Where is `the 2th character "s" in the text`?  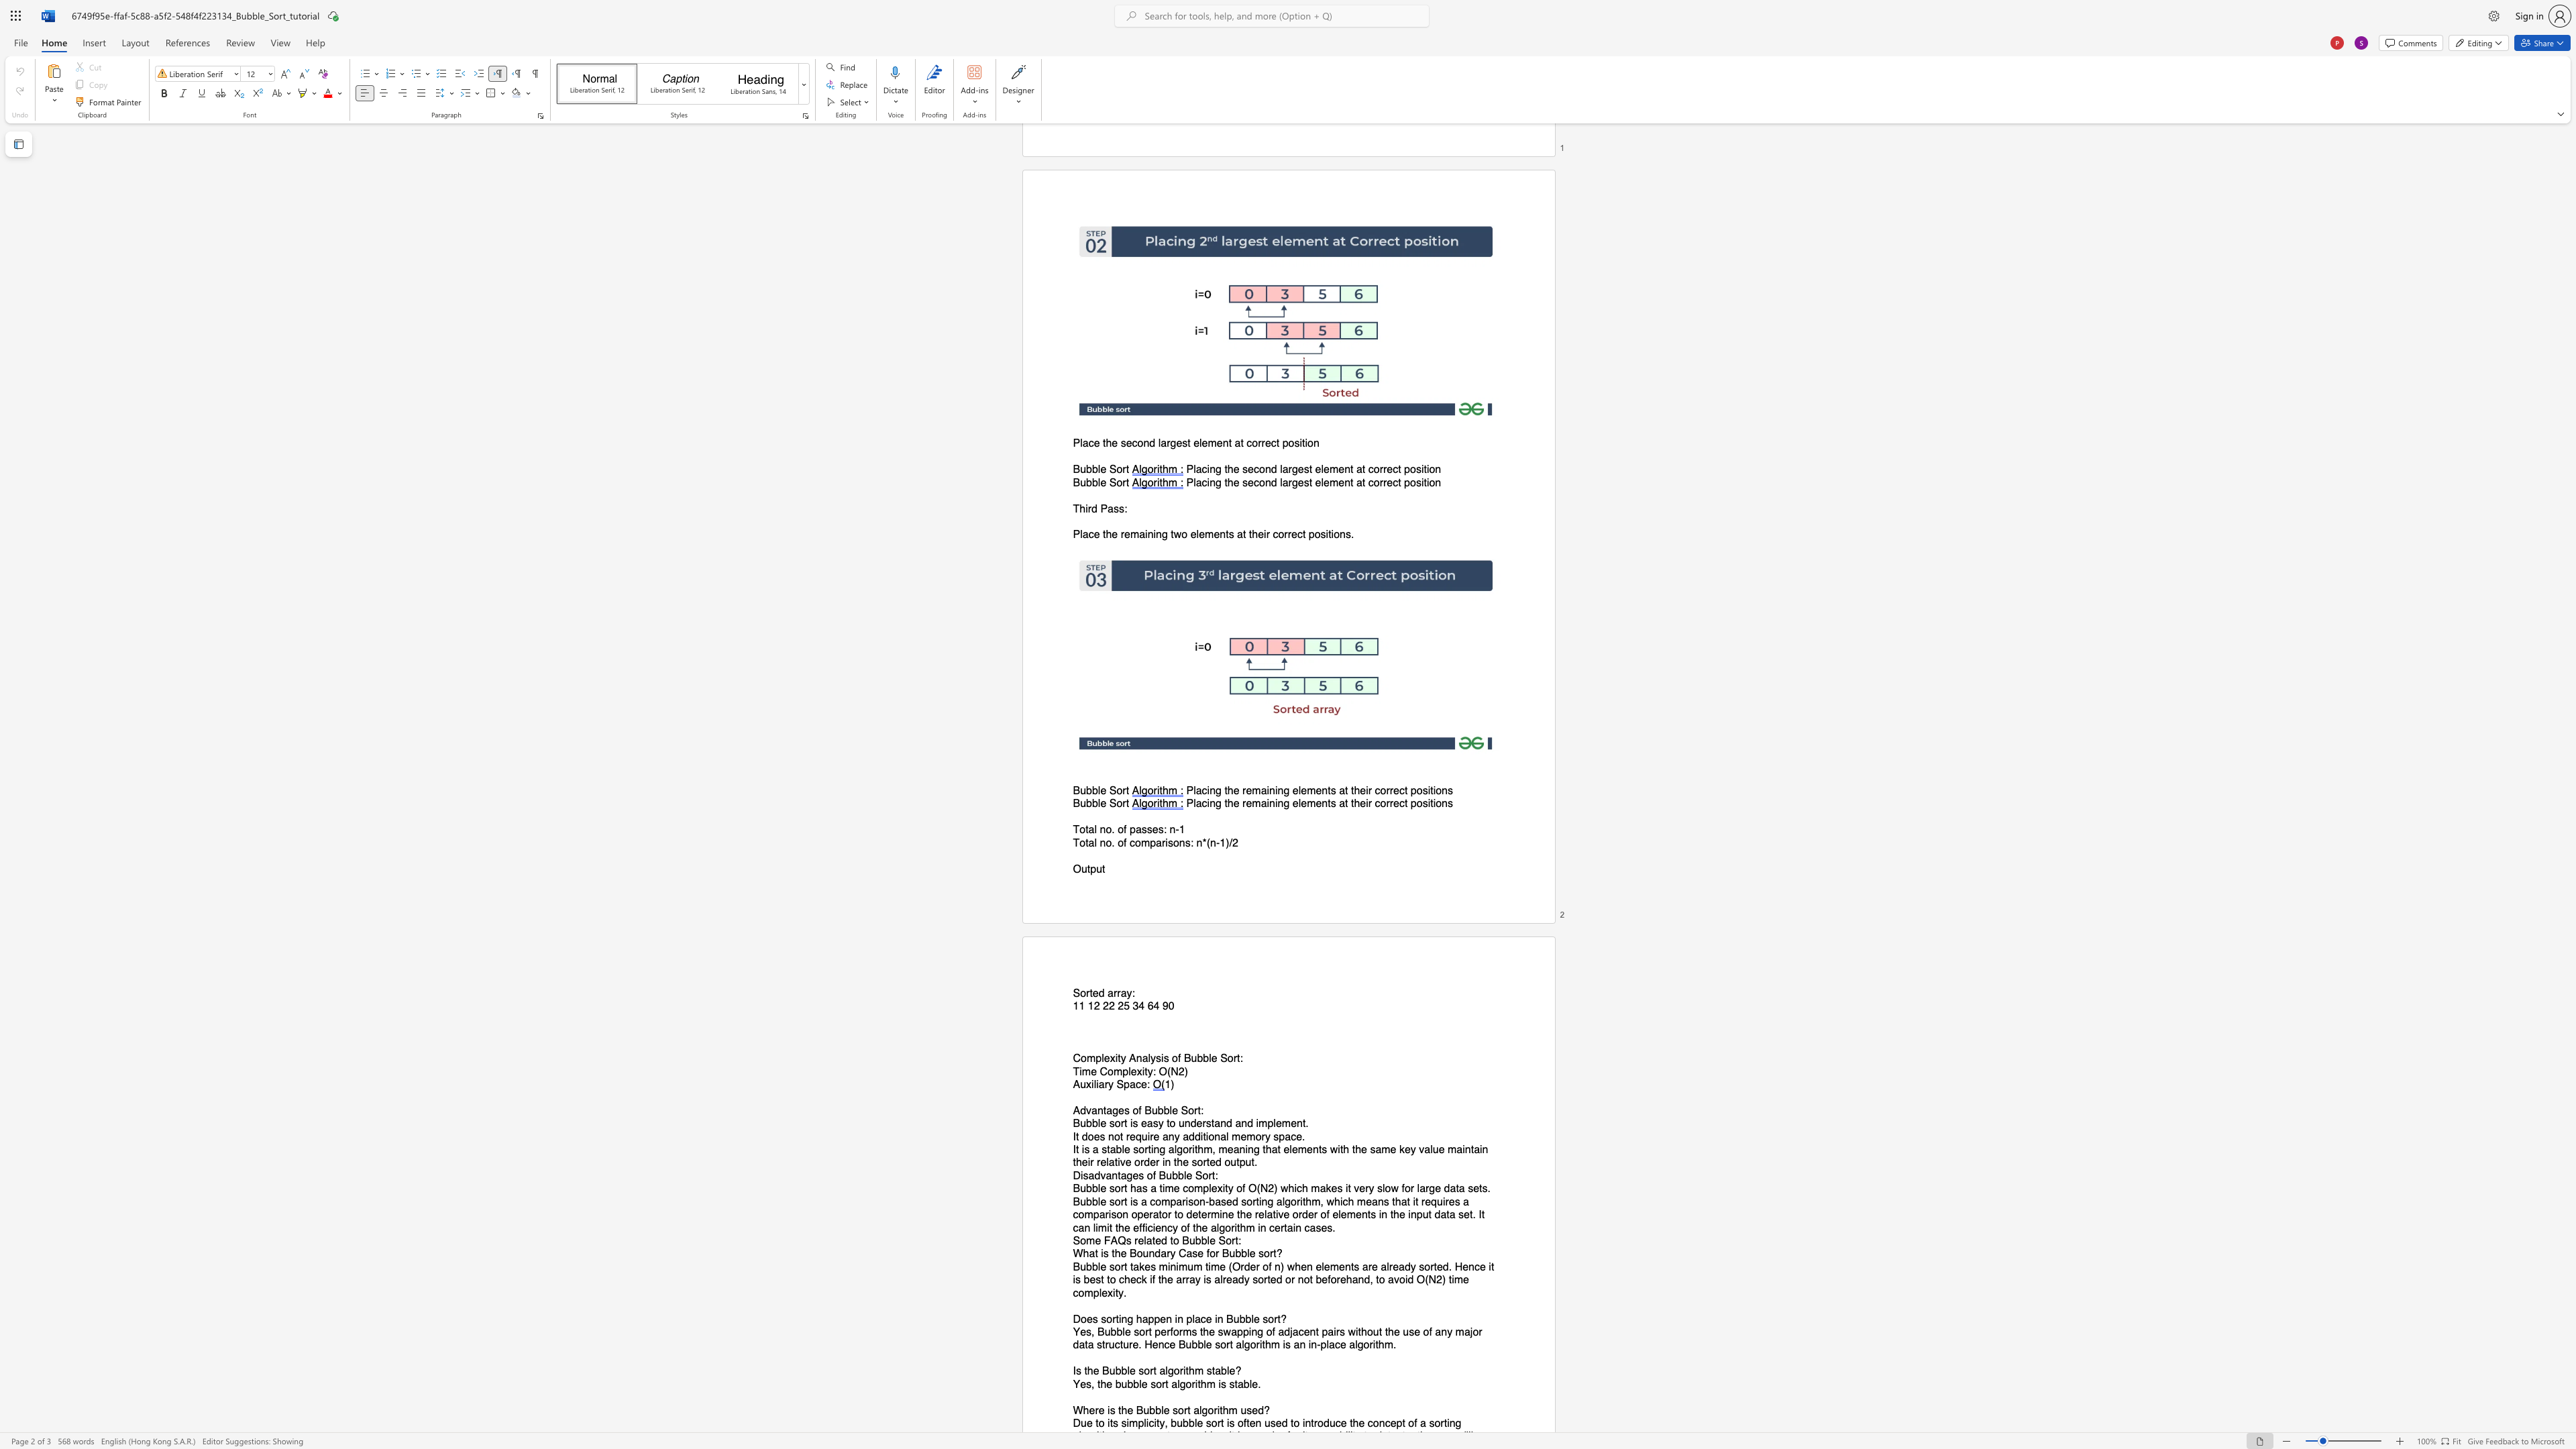 the 2th character "s" in the text is located at coordinates (1187, 842).